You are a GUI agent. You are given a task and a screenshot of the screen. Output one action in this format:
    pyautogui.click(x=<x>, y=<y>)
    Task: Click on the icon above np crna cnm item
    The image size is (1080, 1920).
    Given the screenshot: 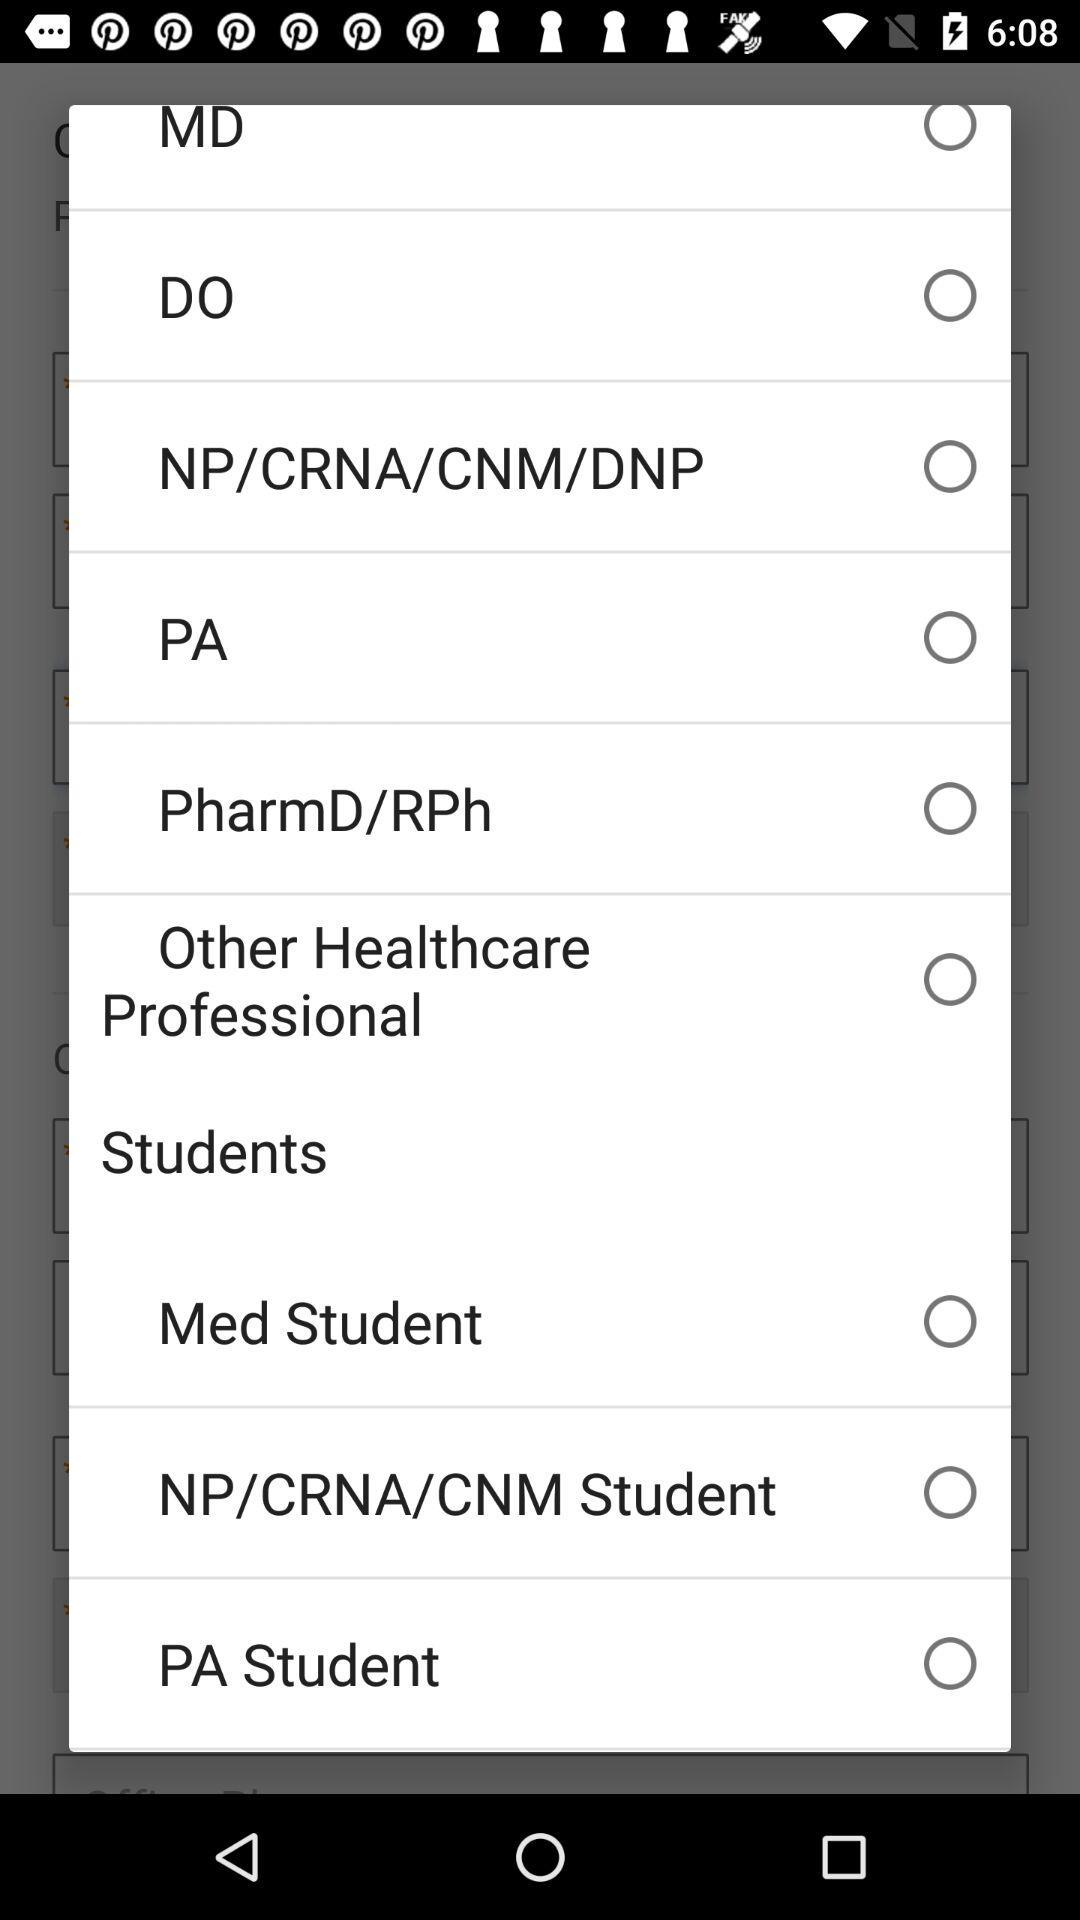 What is the action you would take?
    pyautogui.click(x=540, y=294)
    